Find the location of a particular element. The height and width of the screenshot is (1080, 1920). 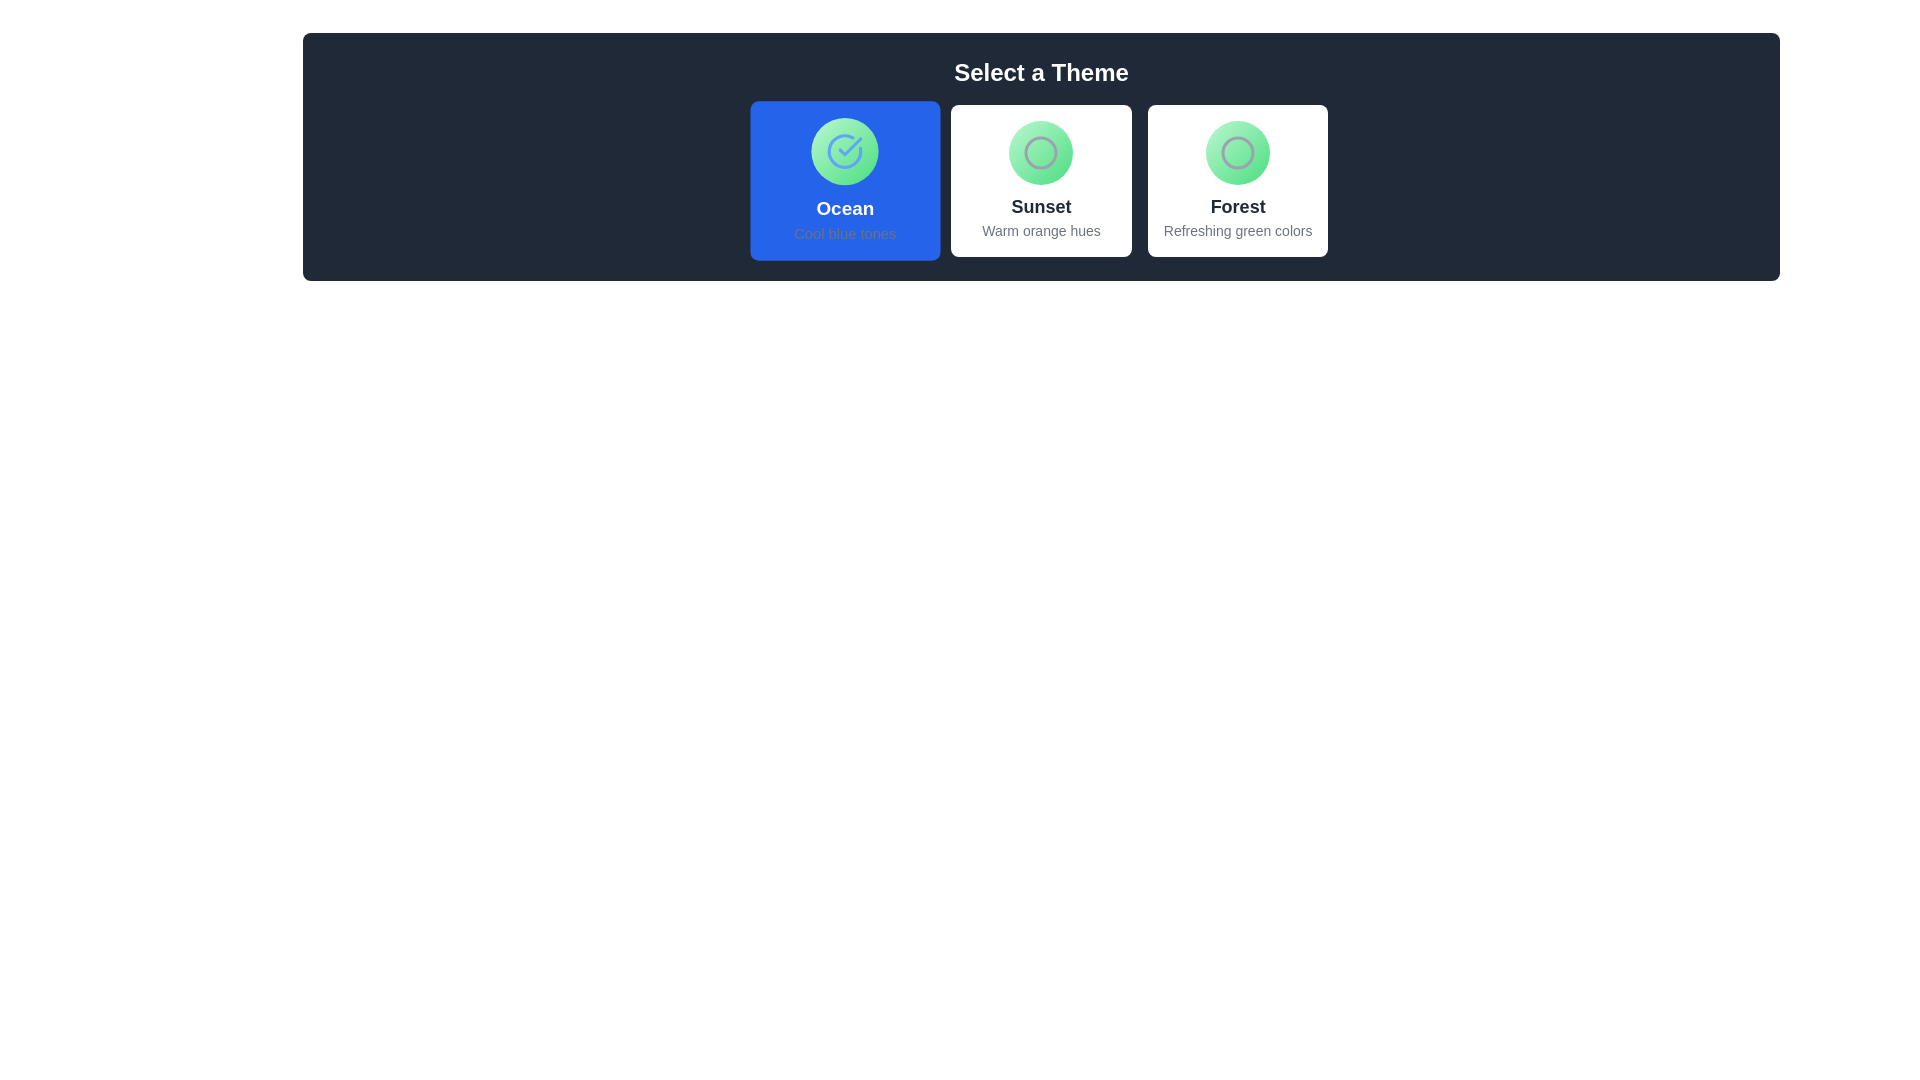

the Decorative and Interactive Icon representing the 'Sunset' theme, located in the second column of the selection grid above the text 'Sunset' and 'Warm orange hues' is located at coordinates (1040, 152).